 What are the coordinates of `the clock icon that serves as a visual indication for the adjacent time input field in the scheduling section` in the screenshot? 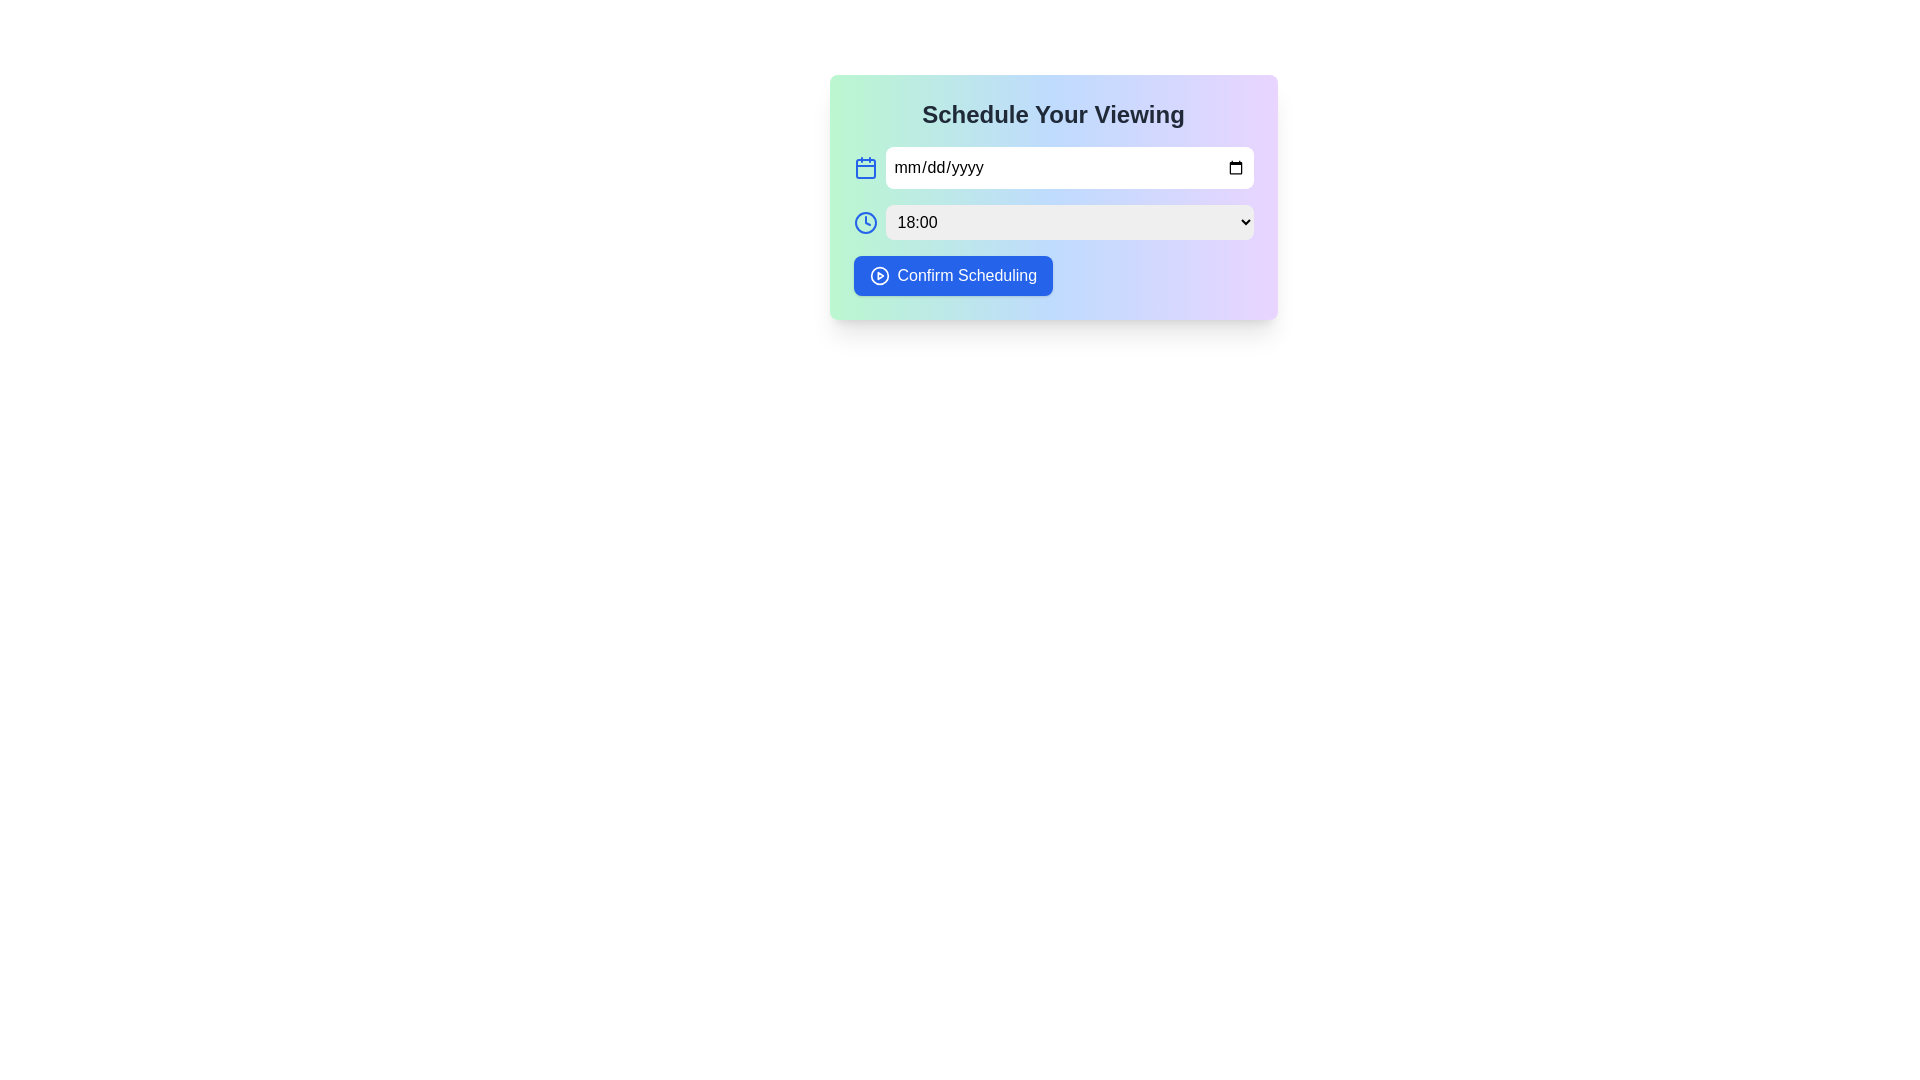 It's located at (865, 222).